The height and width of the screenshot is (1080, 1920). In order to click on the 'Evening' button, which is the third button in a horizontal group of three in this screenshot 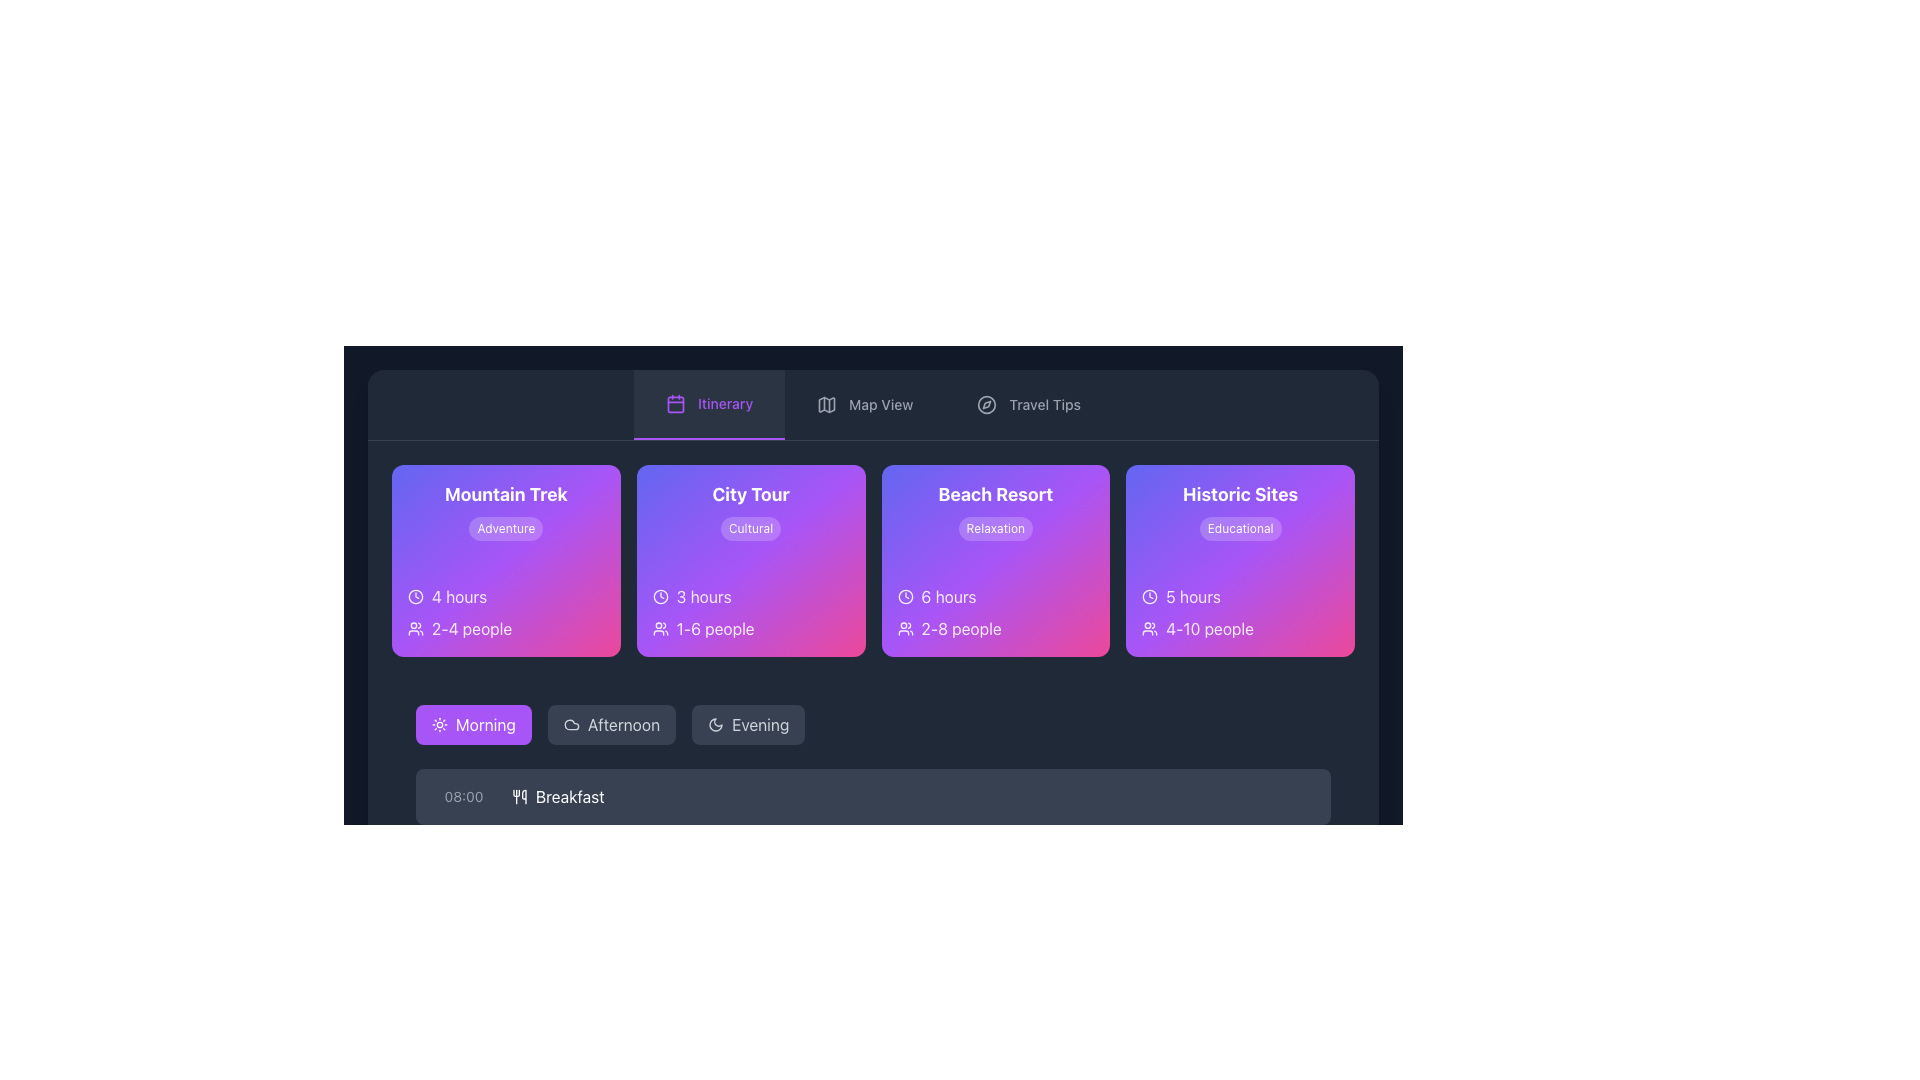, I will do `click(747, 725)`.